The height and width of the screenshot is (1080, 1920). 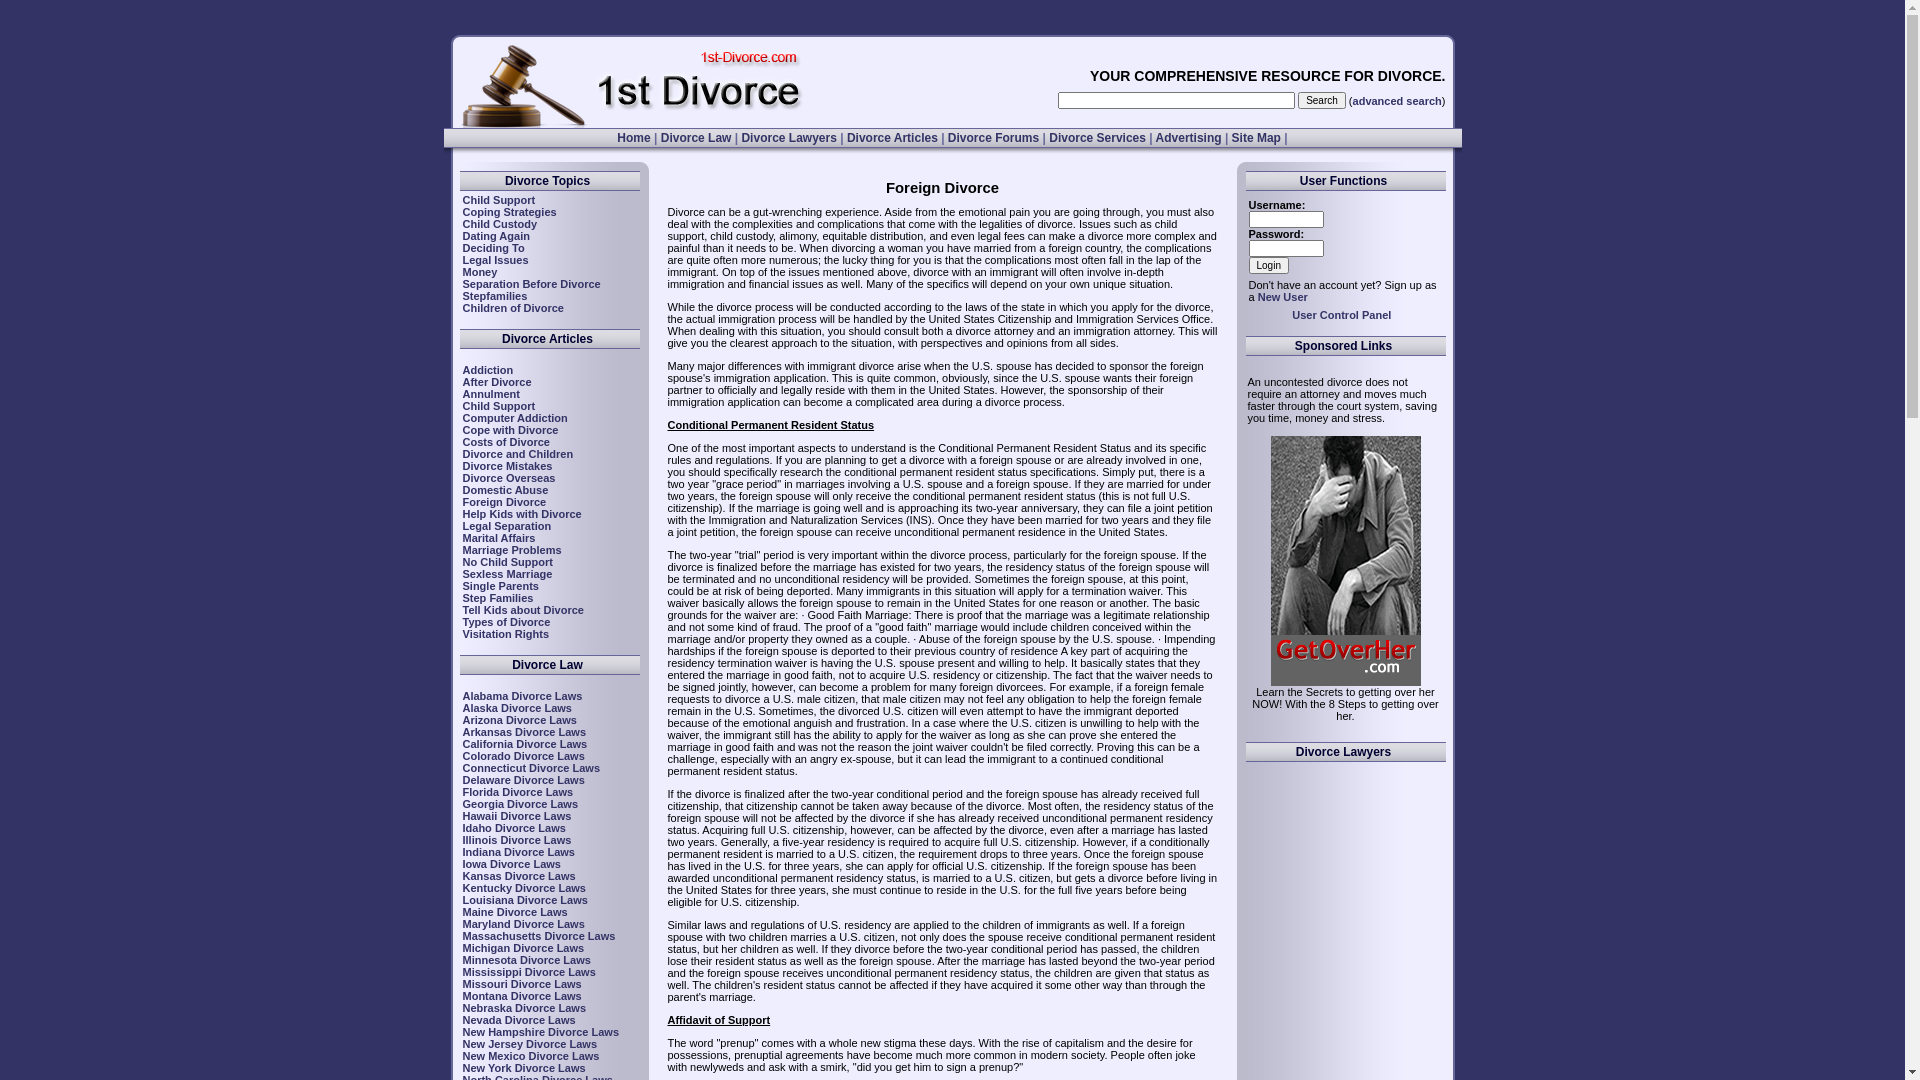 I want to click on 'Marriage Problems', so click(x=511, y=550).